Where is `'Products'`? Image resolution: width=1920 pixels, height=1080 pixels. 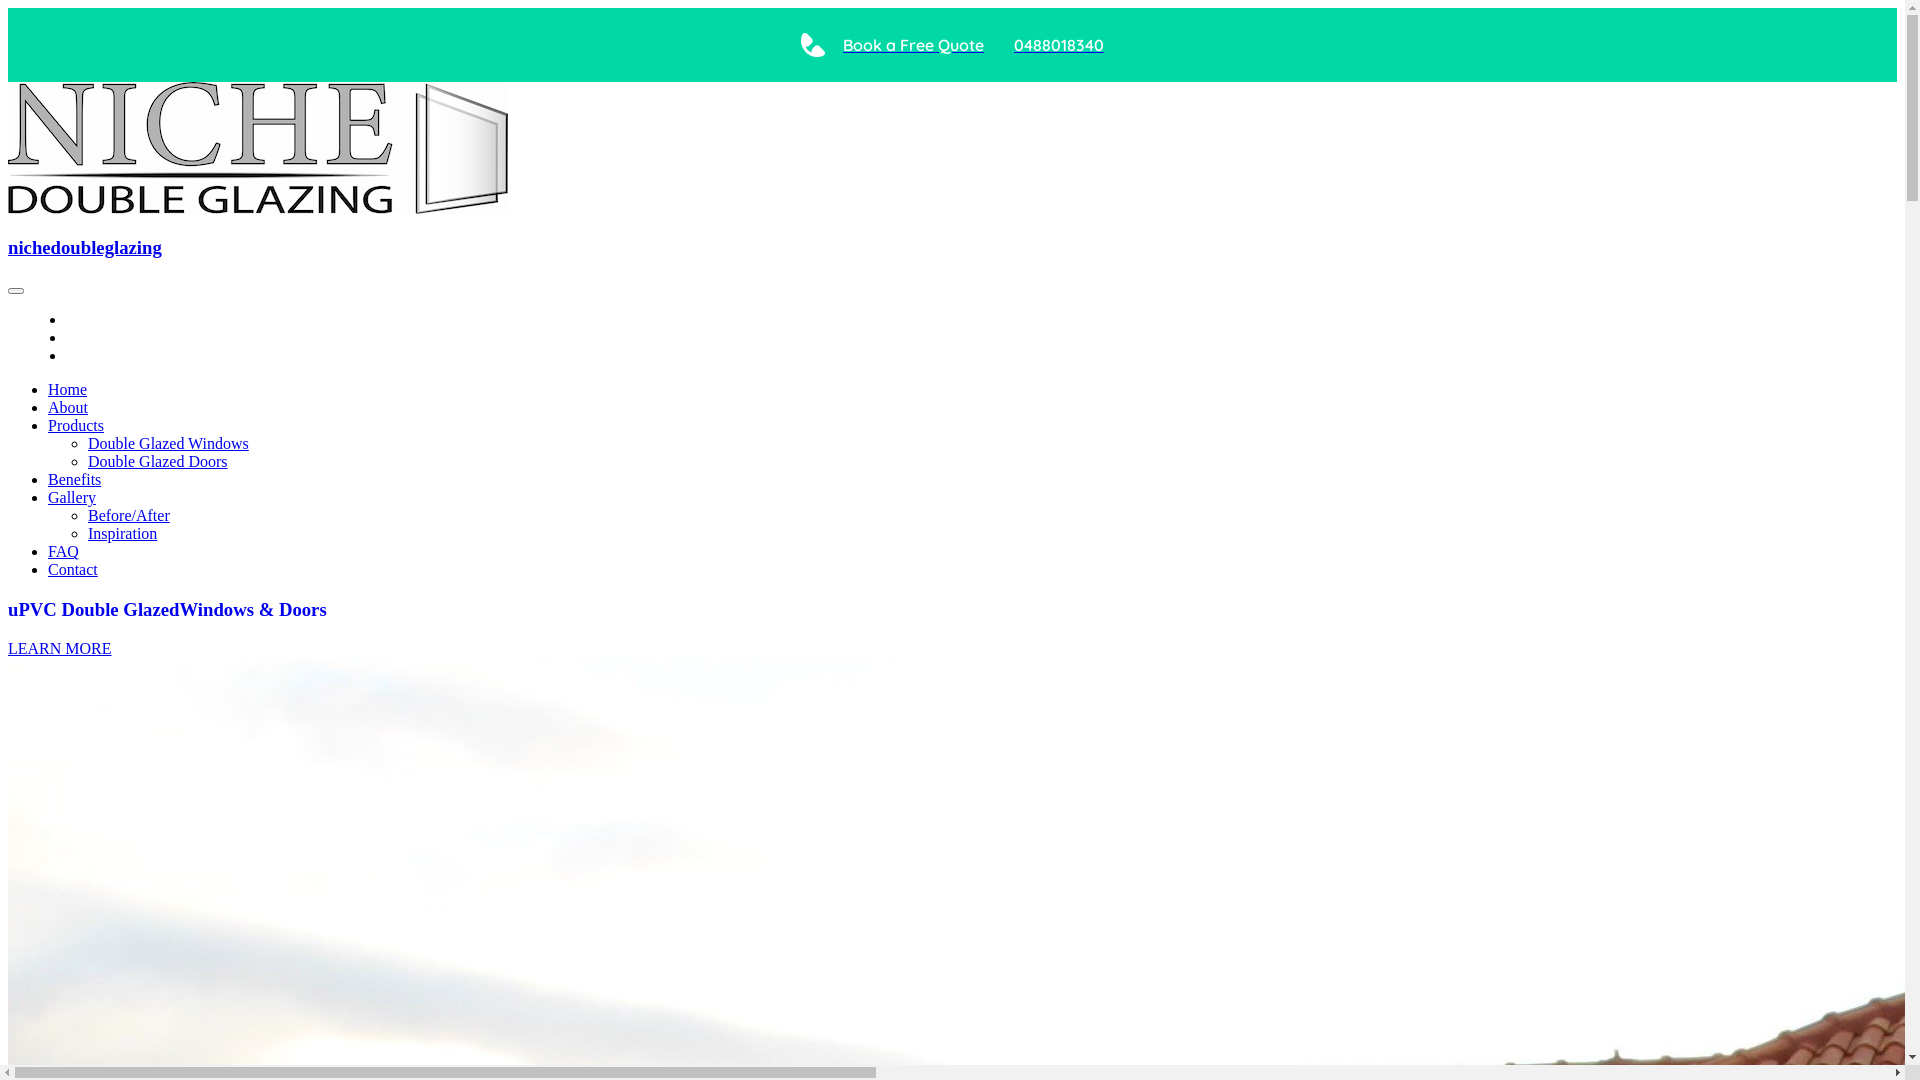
'Products' is located at coordinates (76, 424).